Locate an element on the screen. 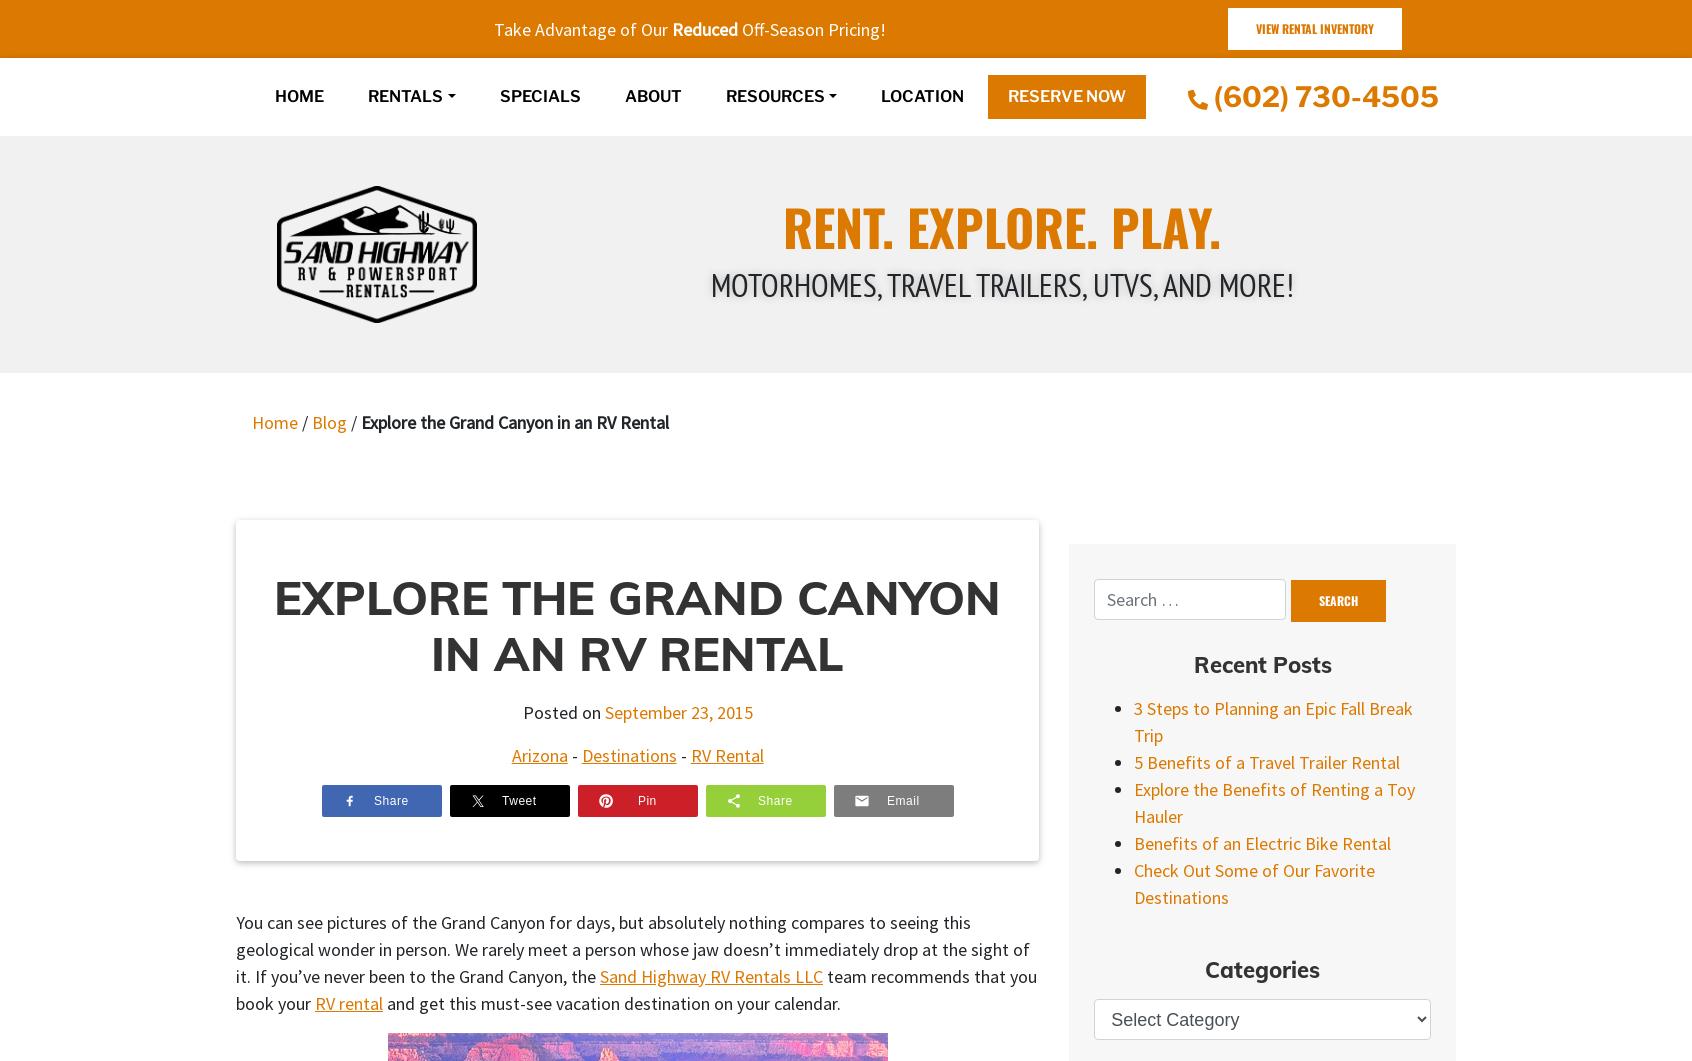  'Destinations' is located at coordinates (580, 754).